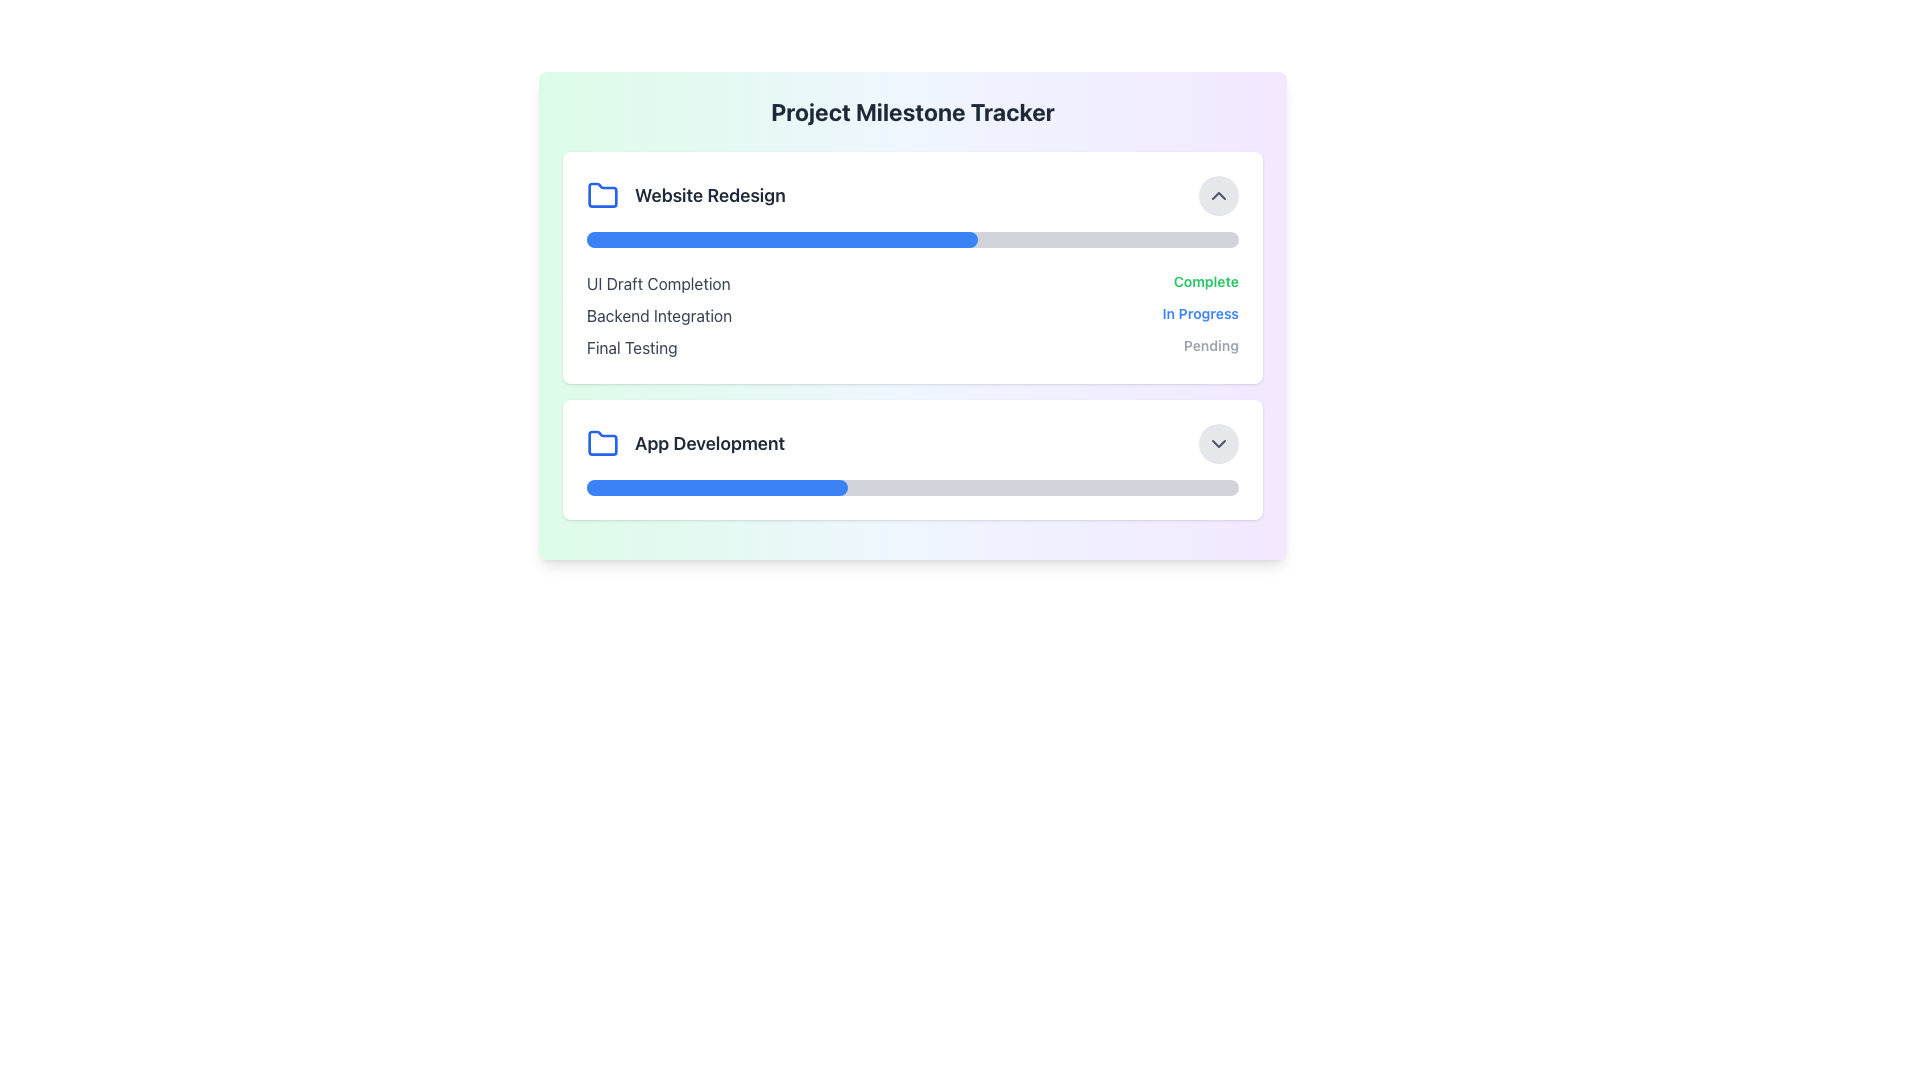 Image resolution: width=1920 pixels, height=1080 pixels. Describe the element at coordinates (1218, 196) in the screenshot. I see `the upward-pointing chevron icon button with a light gray background, located on the right-hand side of the 'Website Redesign' header` at that location.